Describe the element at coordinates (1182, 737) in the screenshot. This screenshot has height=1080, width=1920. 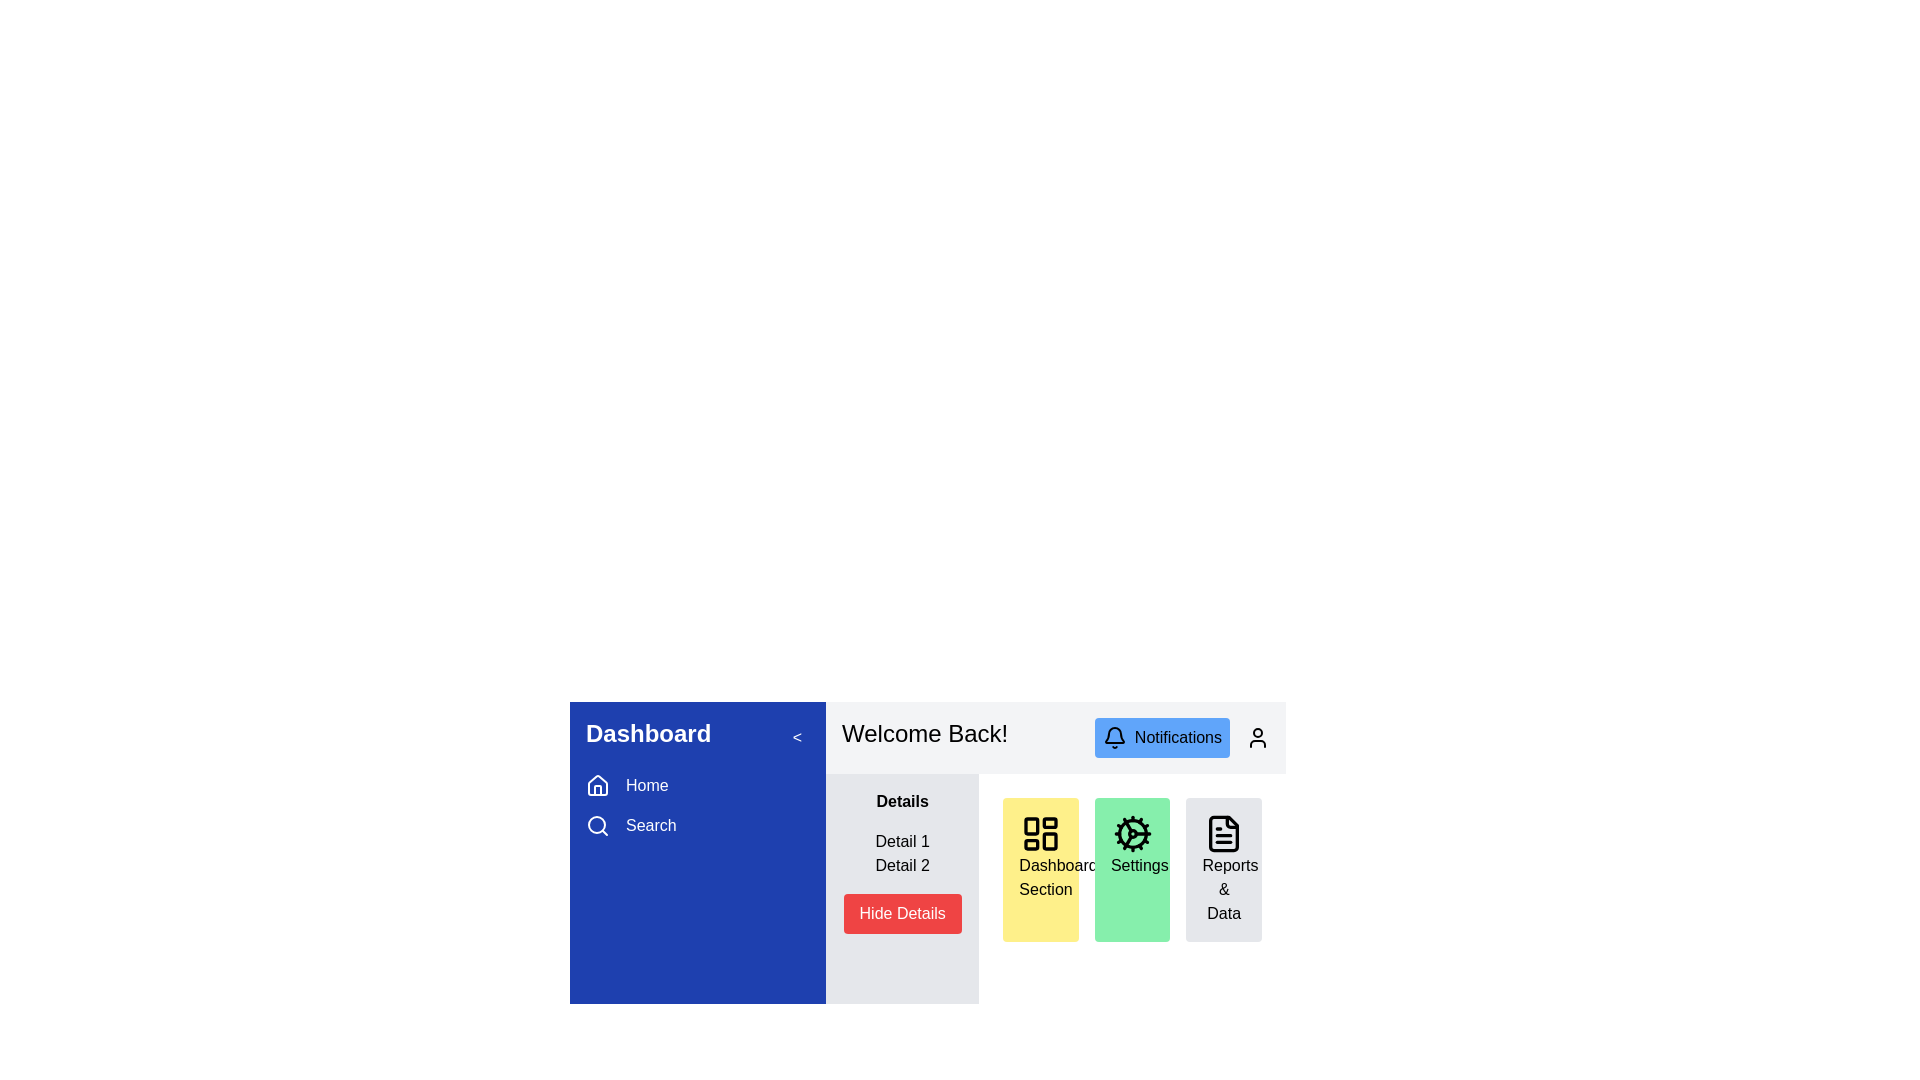
I see `the notification button located to the right of the 'Welcome Back!' text in the header section` at that location.